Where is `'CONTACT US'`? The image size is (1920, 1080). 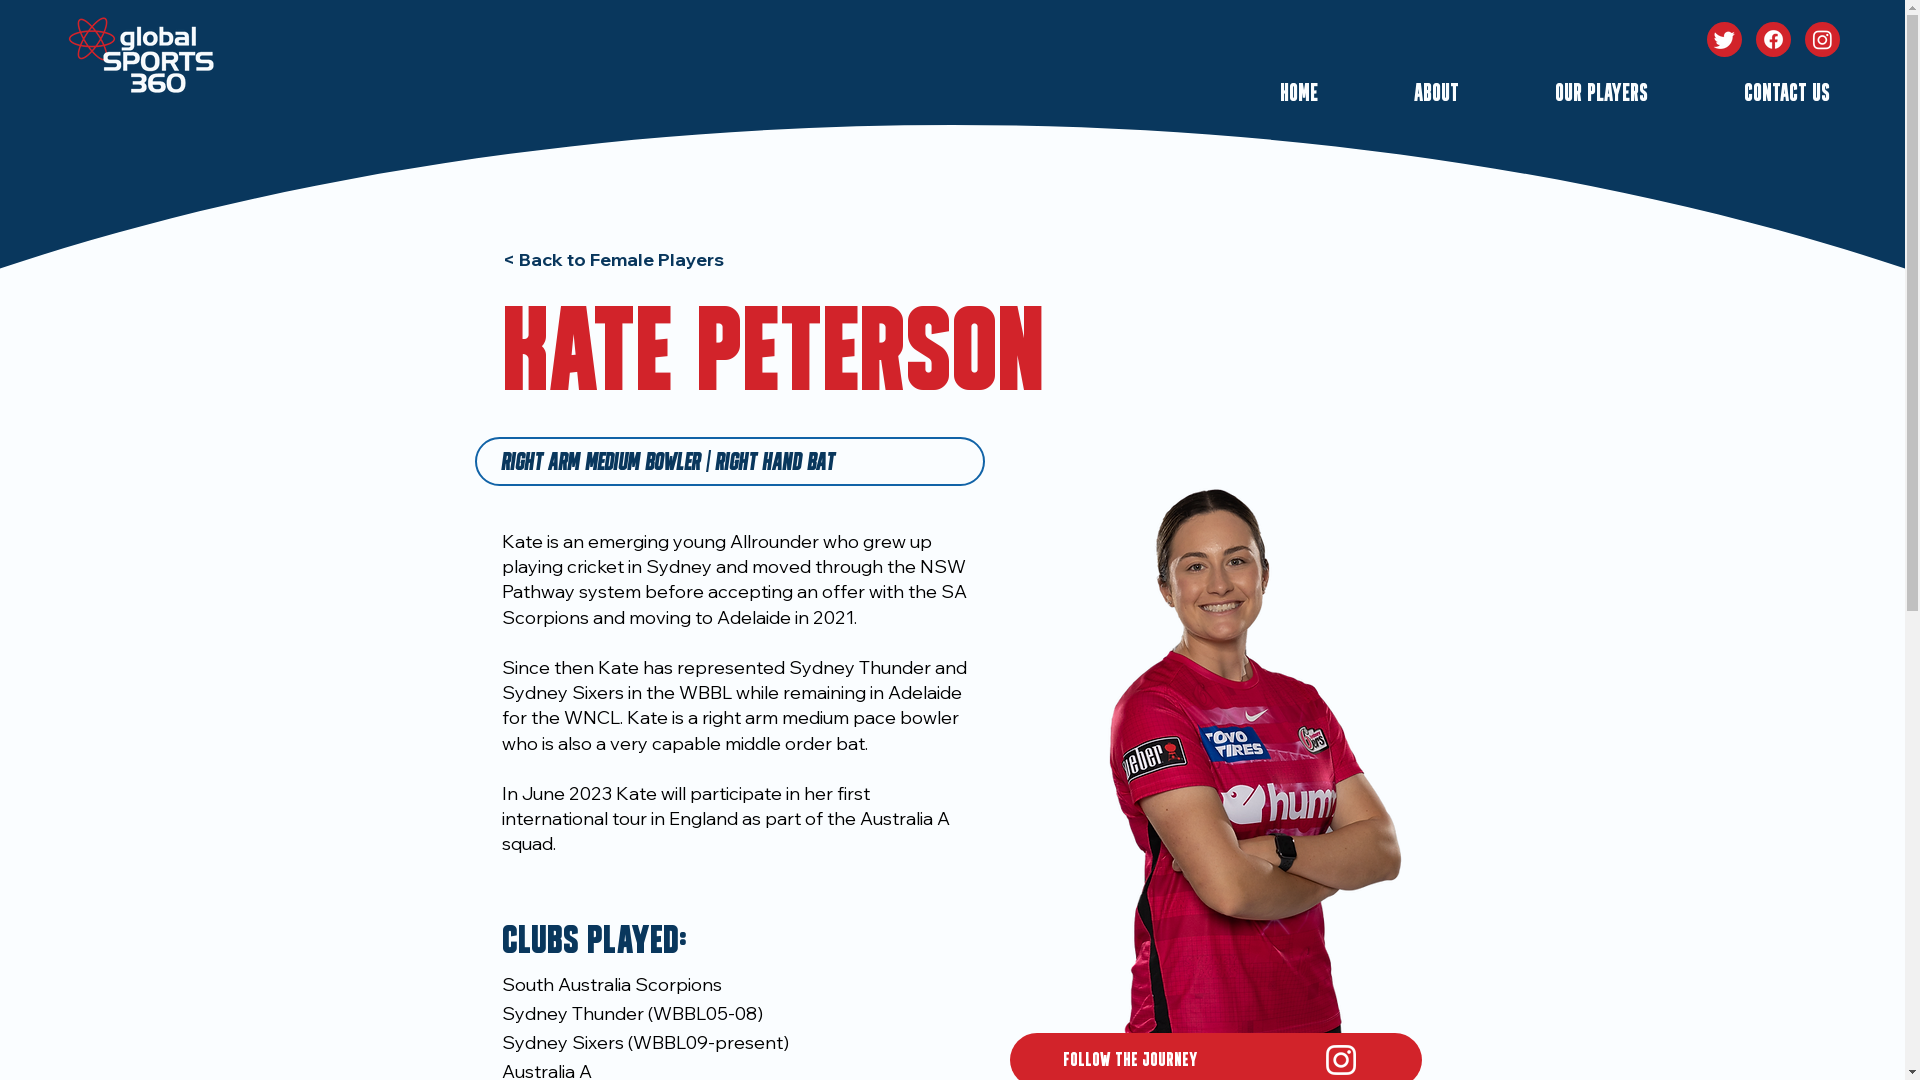 'CONTACT US' is located at coordinates (1752, 95).